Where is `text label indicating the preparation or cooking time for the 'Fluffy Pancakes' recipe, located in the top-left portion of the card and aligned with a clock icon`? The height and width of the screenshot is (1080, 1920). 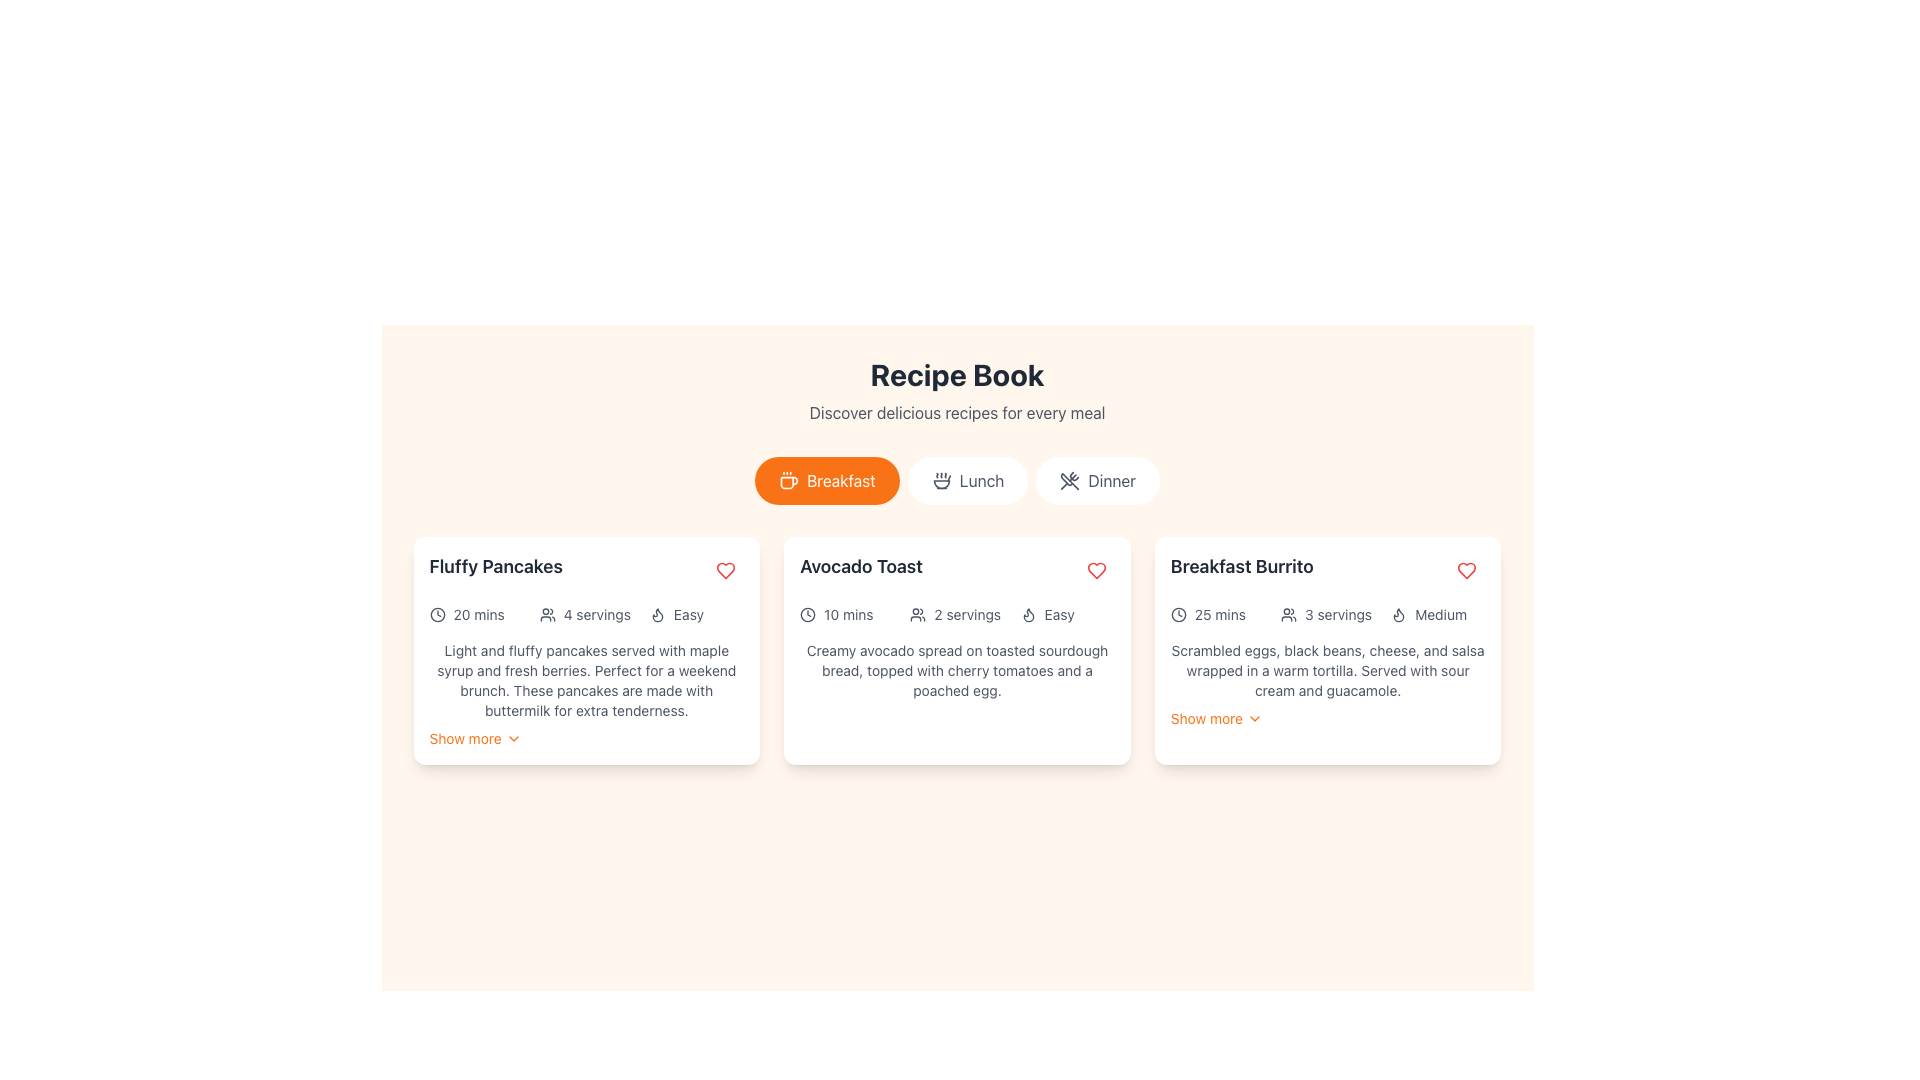 text label indicating the preparation or cooking time for the 'Fluffy Pancakes' recipe, located in the top-left portion of the card and aligned with a clock icon is located at coordinates (478, 613).